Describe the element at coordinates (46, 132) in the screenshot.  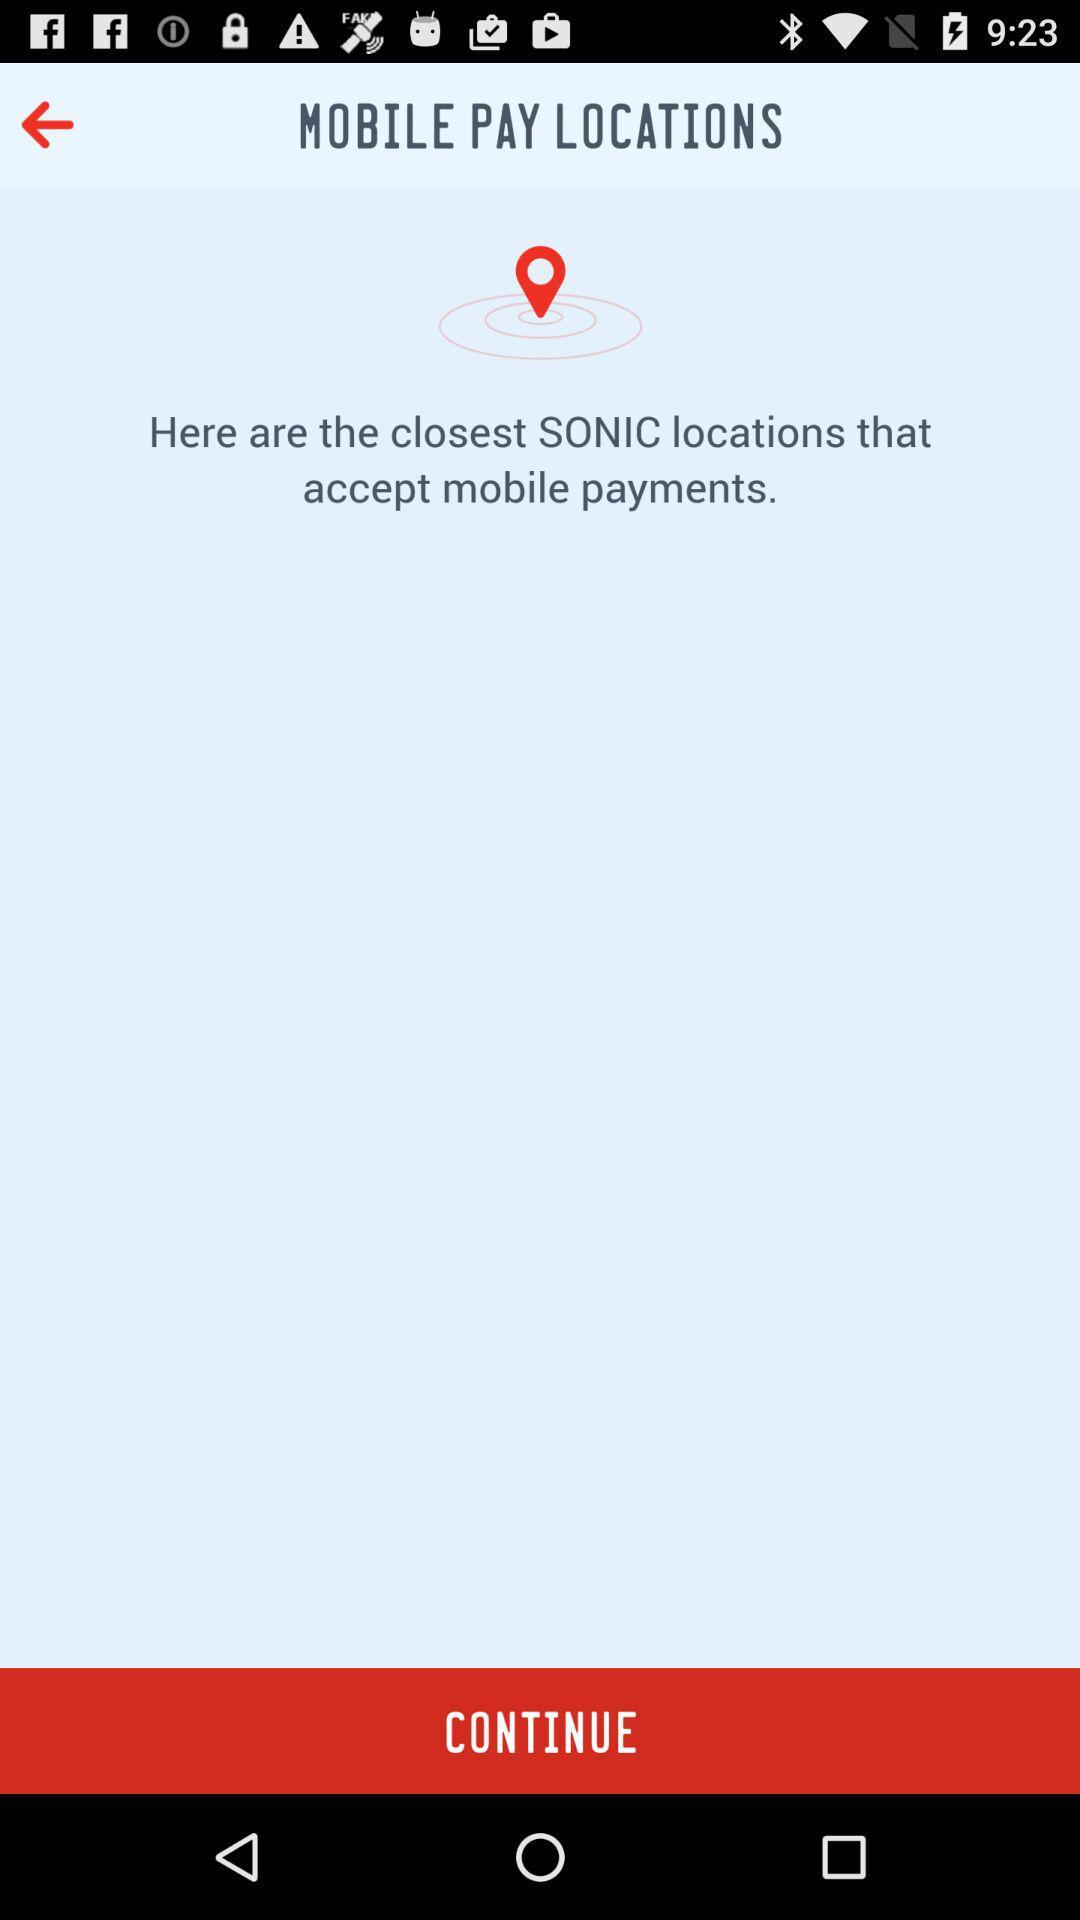
I see `the arrow_backward icon` at that location.